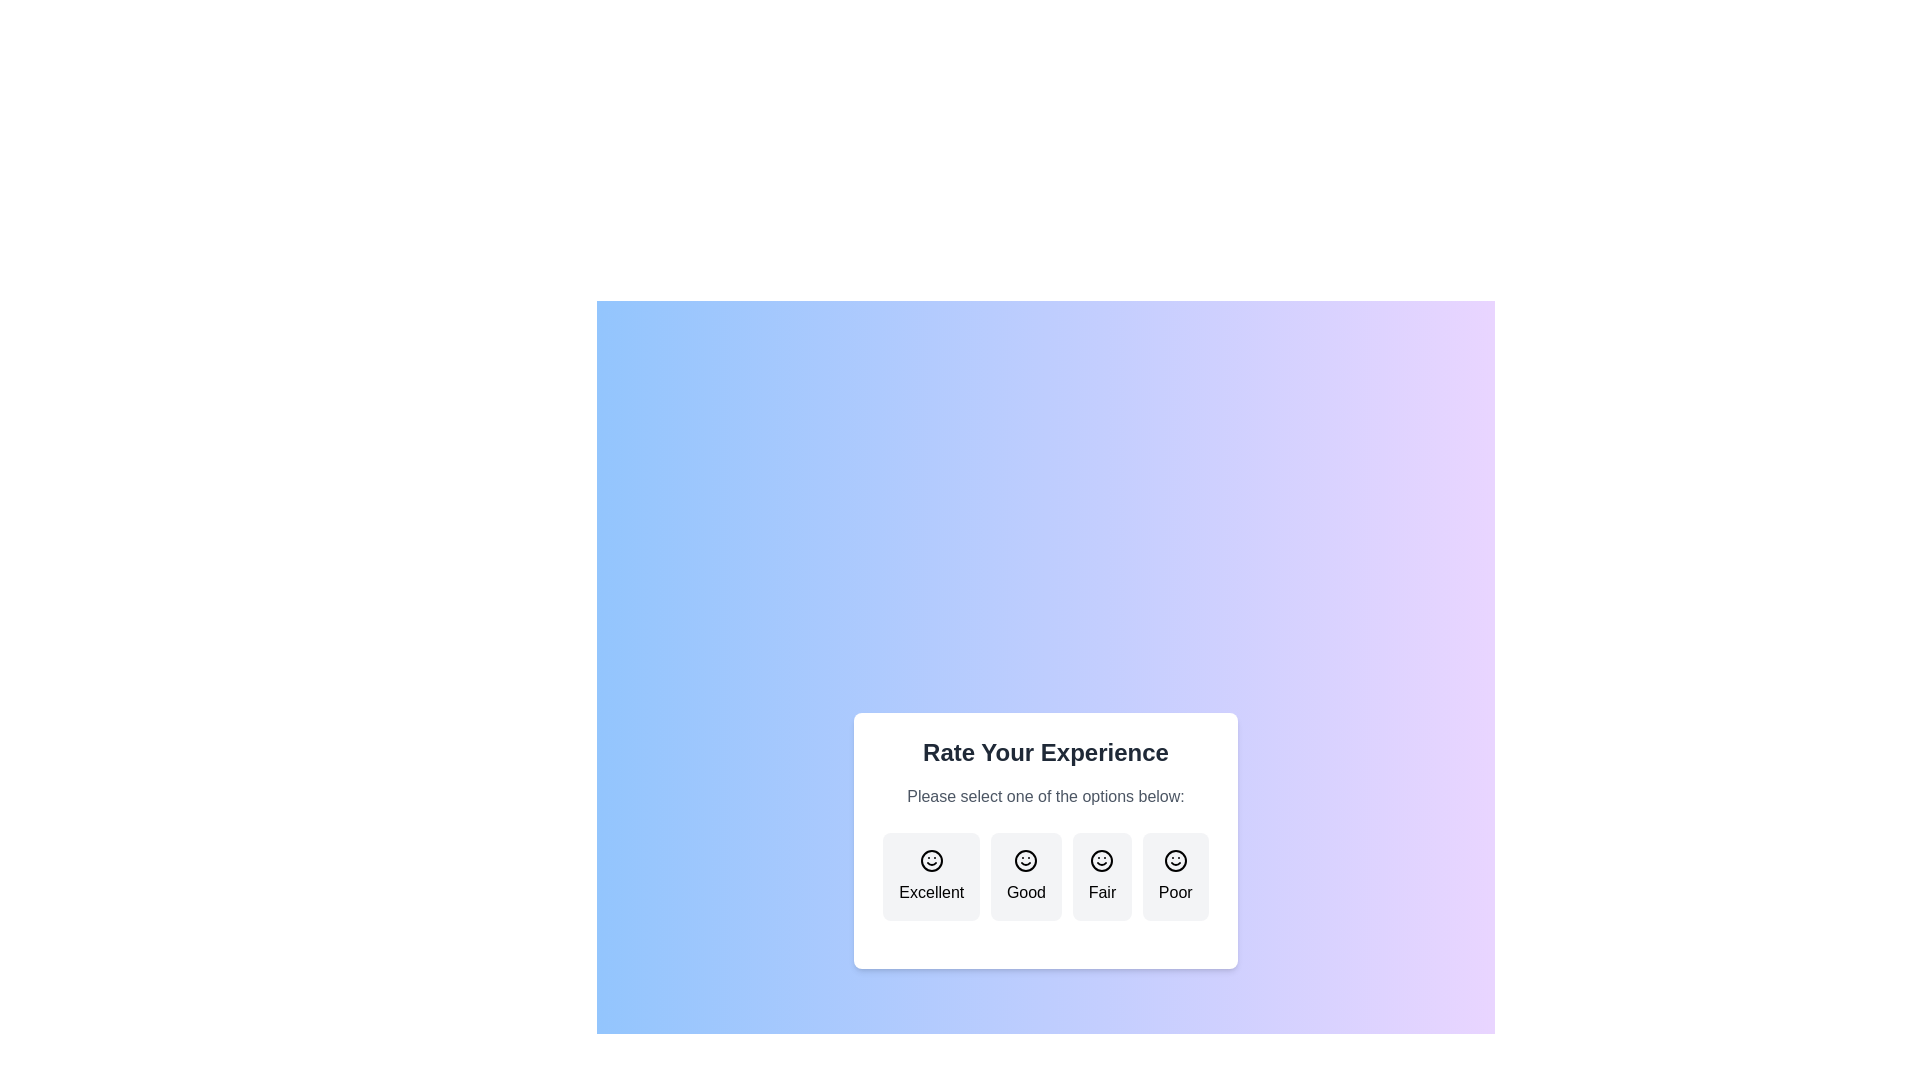 The image size is (1920, 1080). Describe the element at coordinates (1045, 752) in the screenshot. I see `the text element that reads 'Rate Your Experience', which is prominently displayed at the top of a card-like structure in a bold, large font with a dark color` at that location.